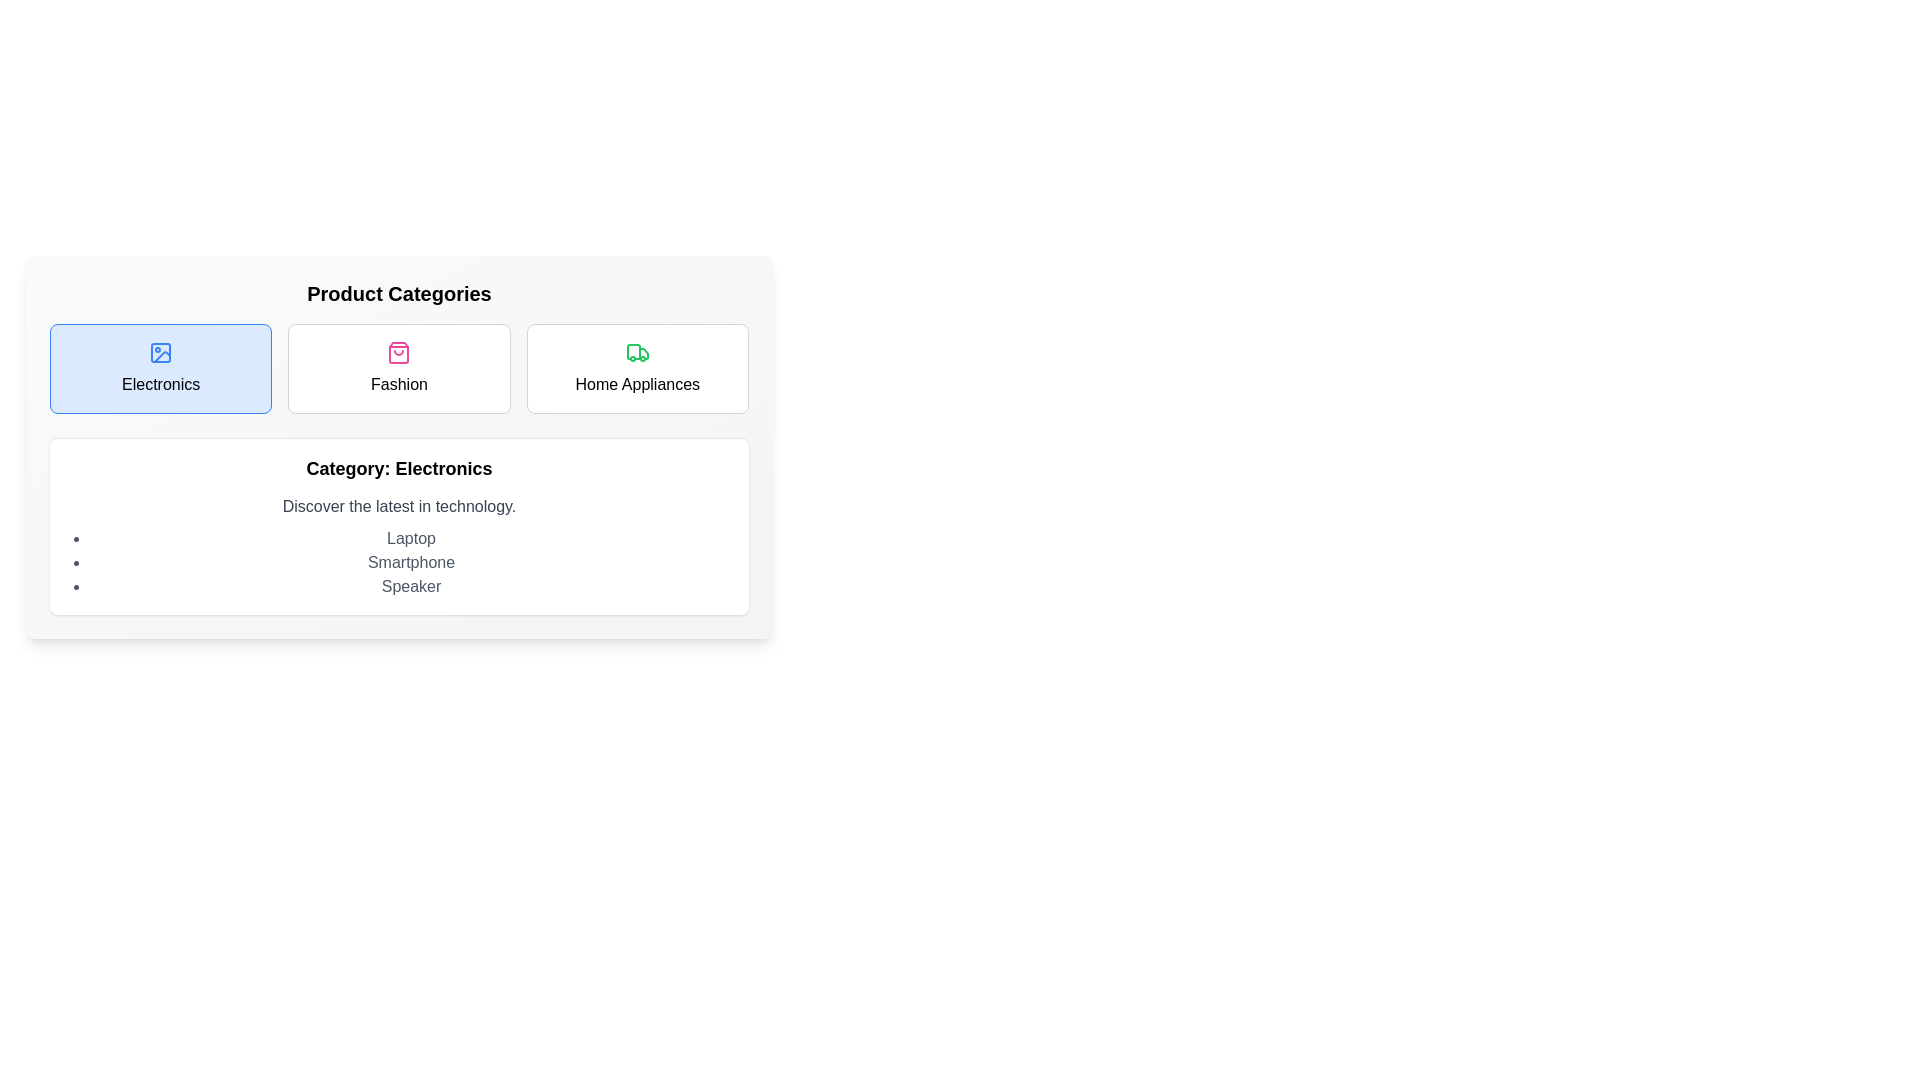 This screenshot has height=1080, width=1920. I want to click on the Graphical Icon Component, which is a centrally positioned 24x24 pixel SVG icon representing an image or placeholder, so click(161, 352).